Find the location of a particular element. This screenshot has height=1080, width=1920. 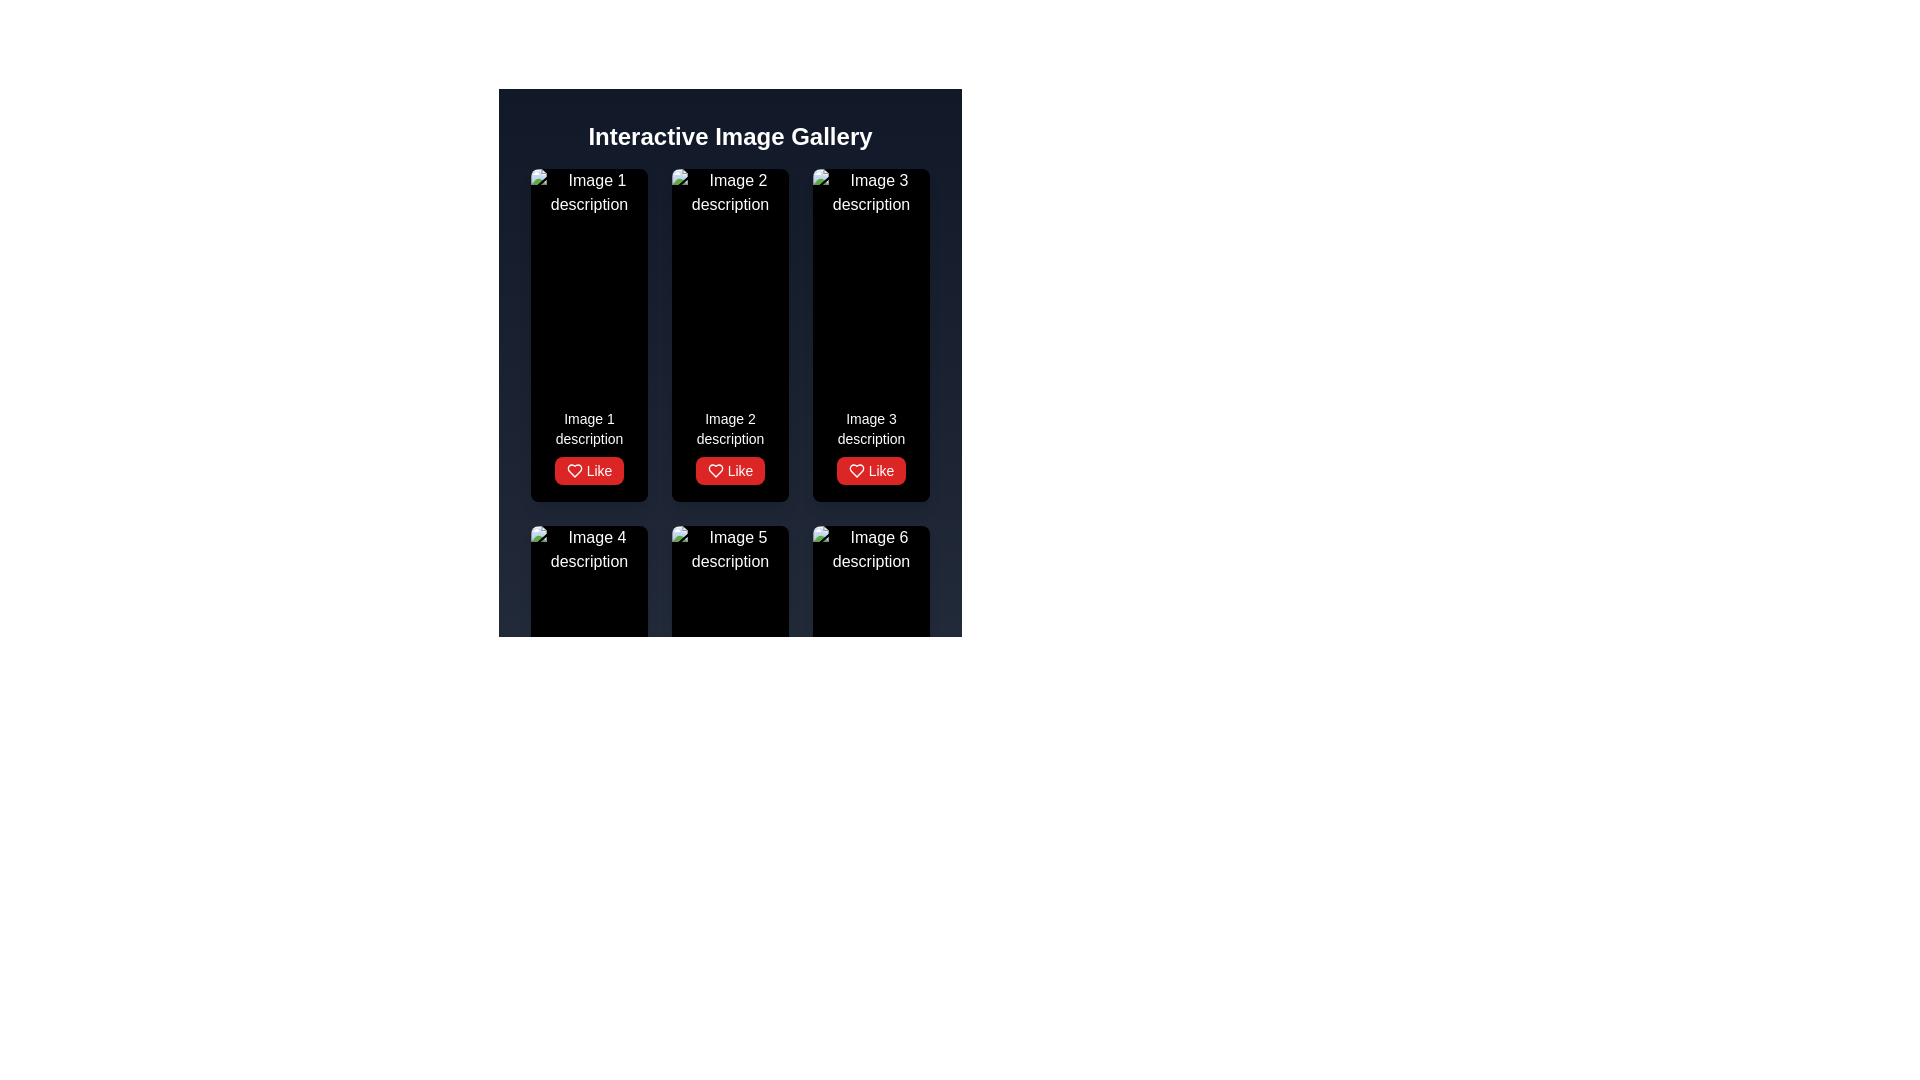

the 'Like' button with a heart icon in the first card component of the gallery is located at coordinates (588, 446).